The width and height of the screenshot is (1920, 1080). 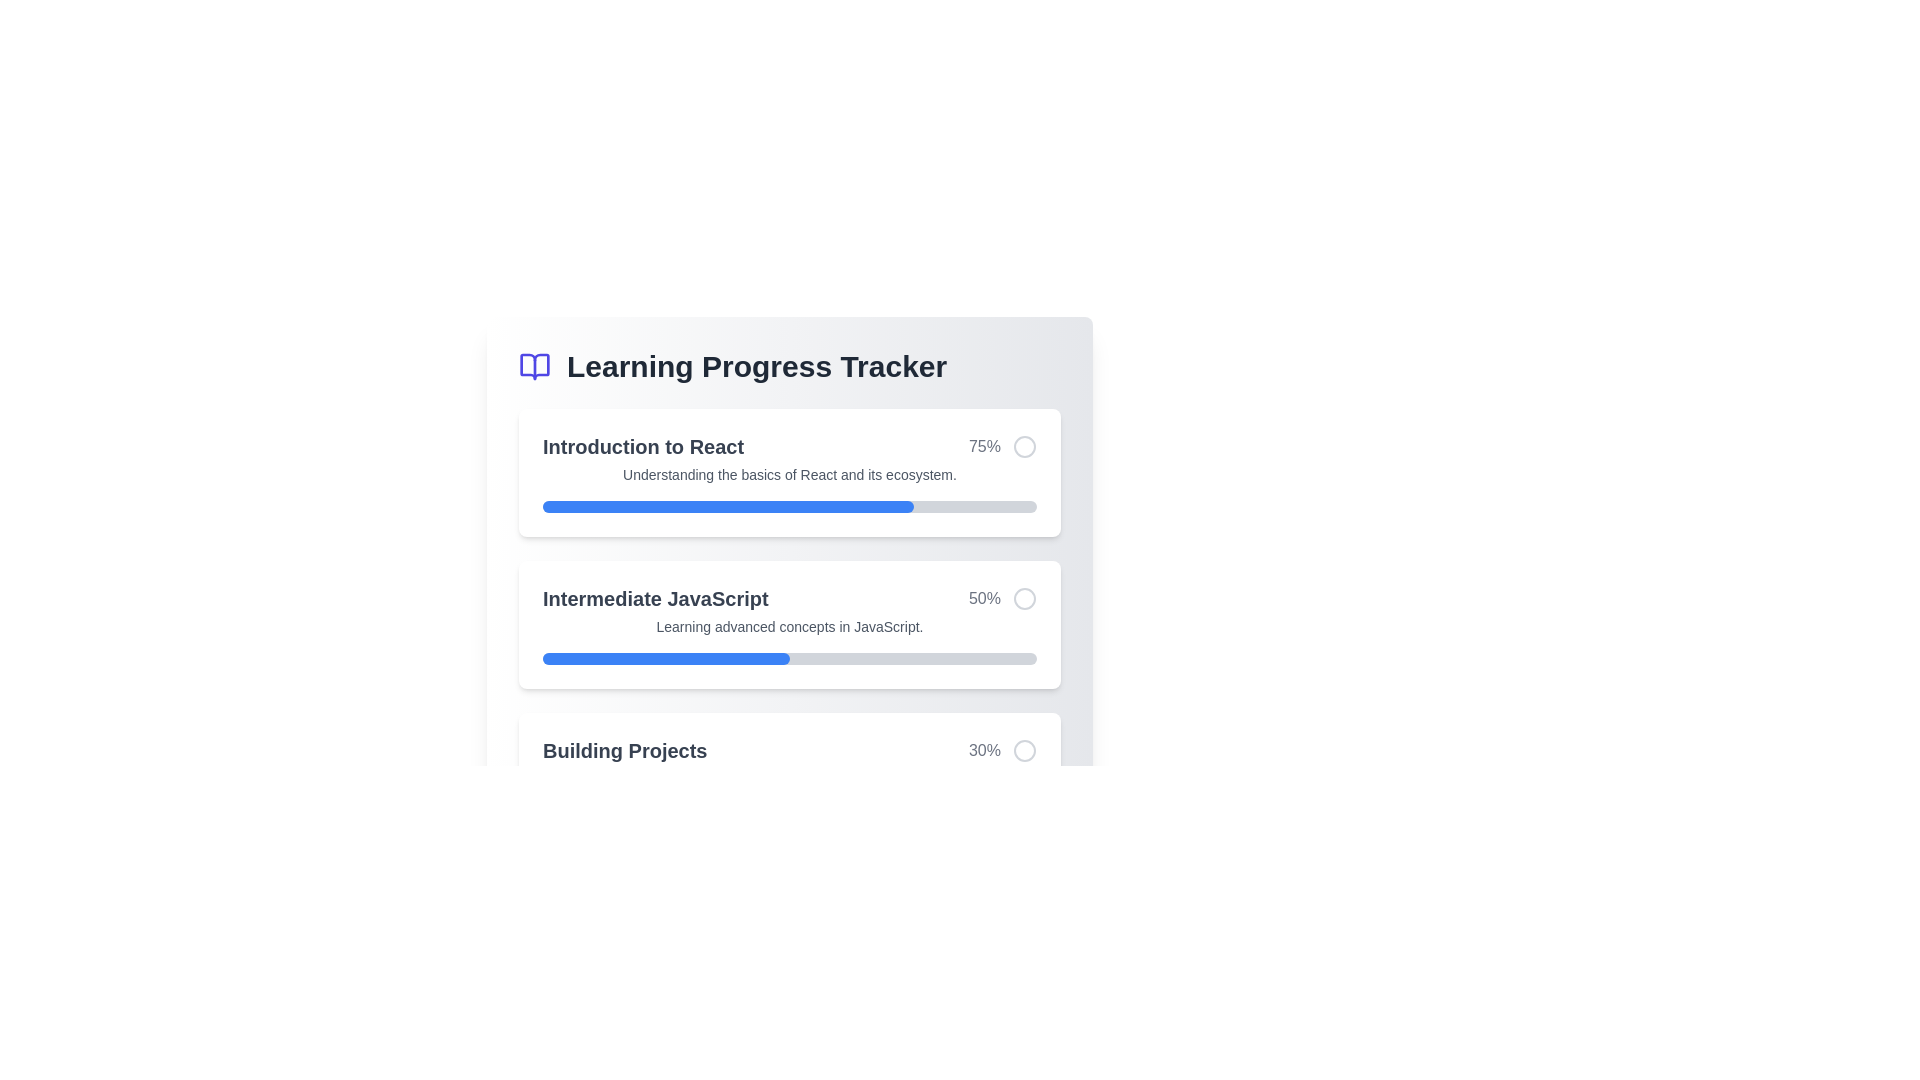 What do you see at coordinates (789, 505) in the screenshot?
I see `the progress representation of the Progress Bar indicating 75% completion for the 'Introduction to React' module` at bounding box center [789, 505].